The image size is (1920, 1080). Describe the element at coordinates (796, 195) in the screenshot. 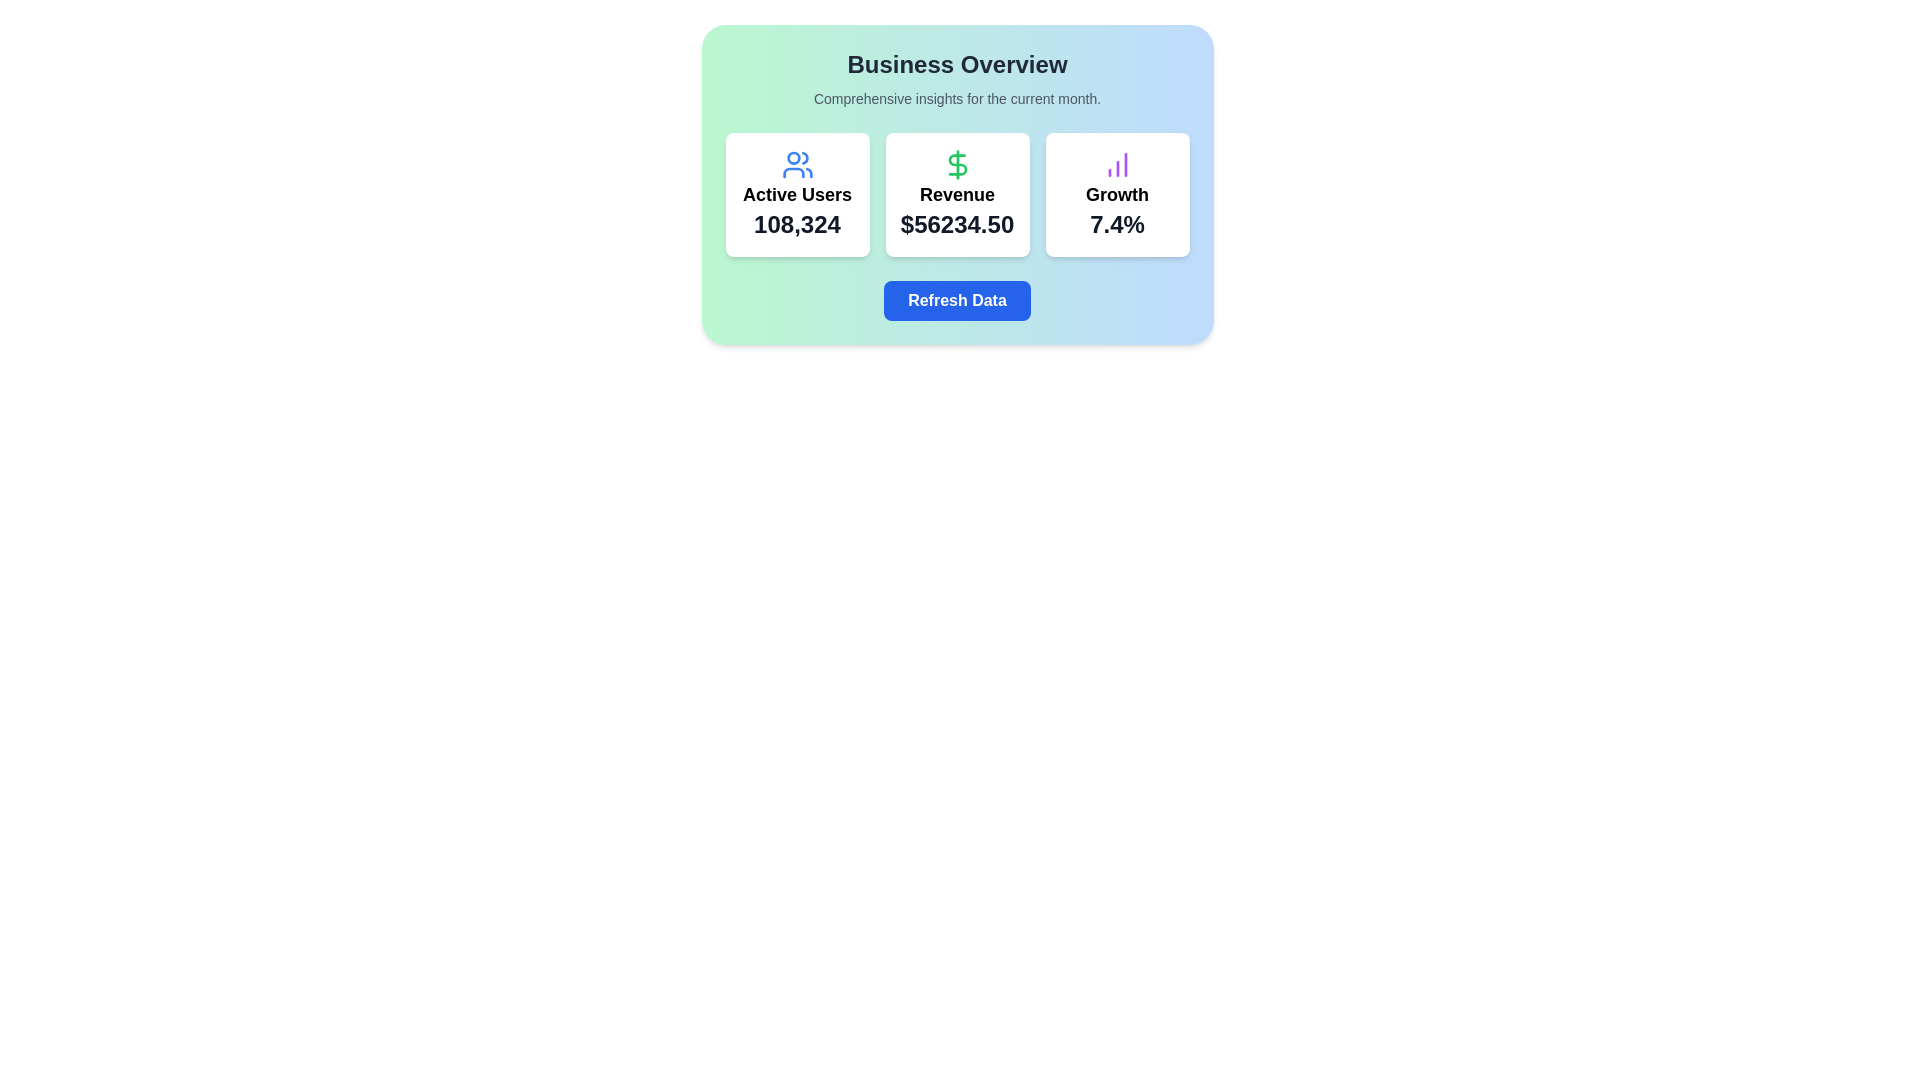

I see `the Text label that describes the metric for active users, positioned below a blue user icon and above the number '108,324'` at that location.